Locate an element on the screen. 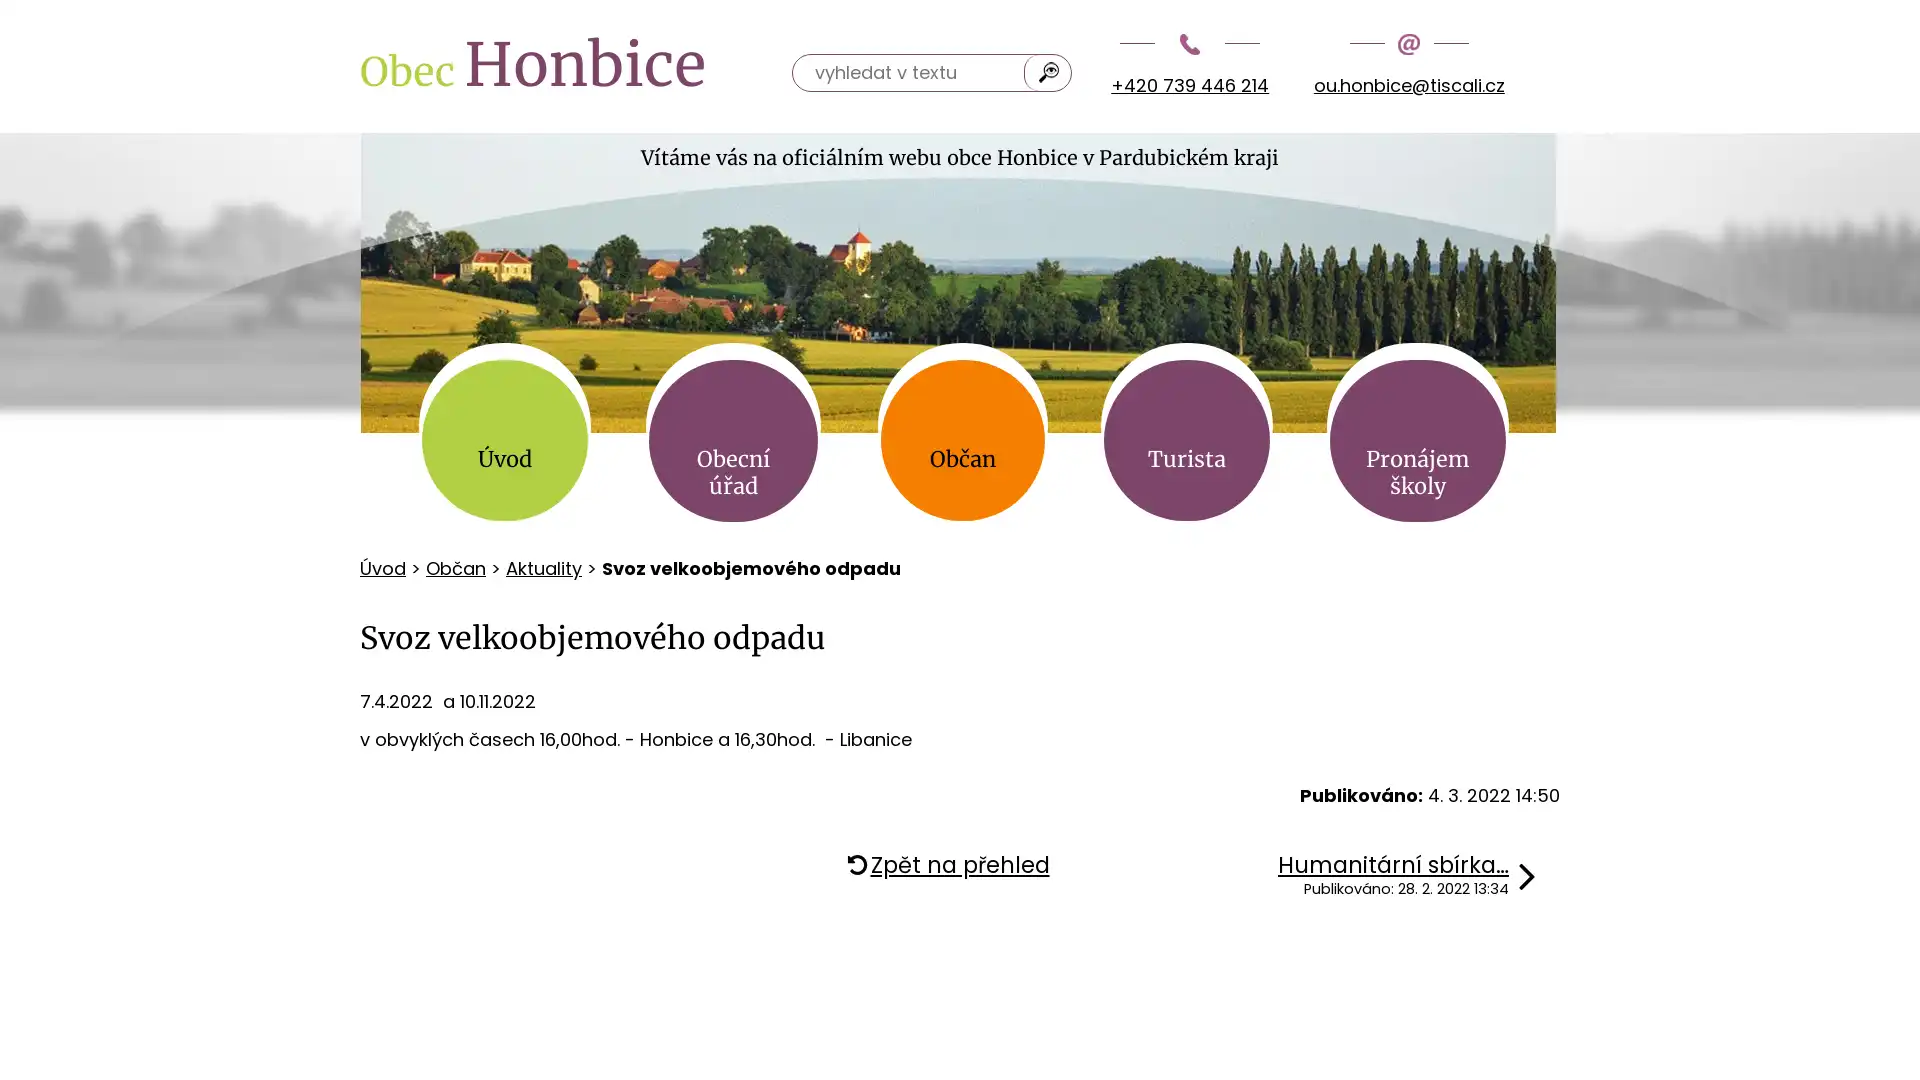  Hledat is located at coordinates (1048, 71).